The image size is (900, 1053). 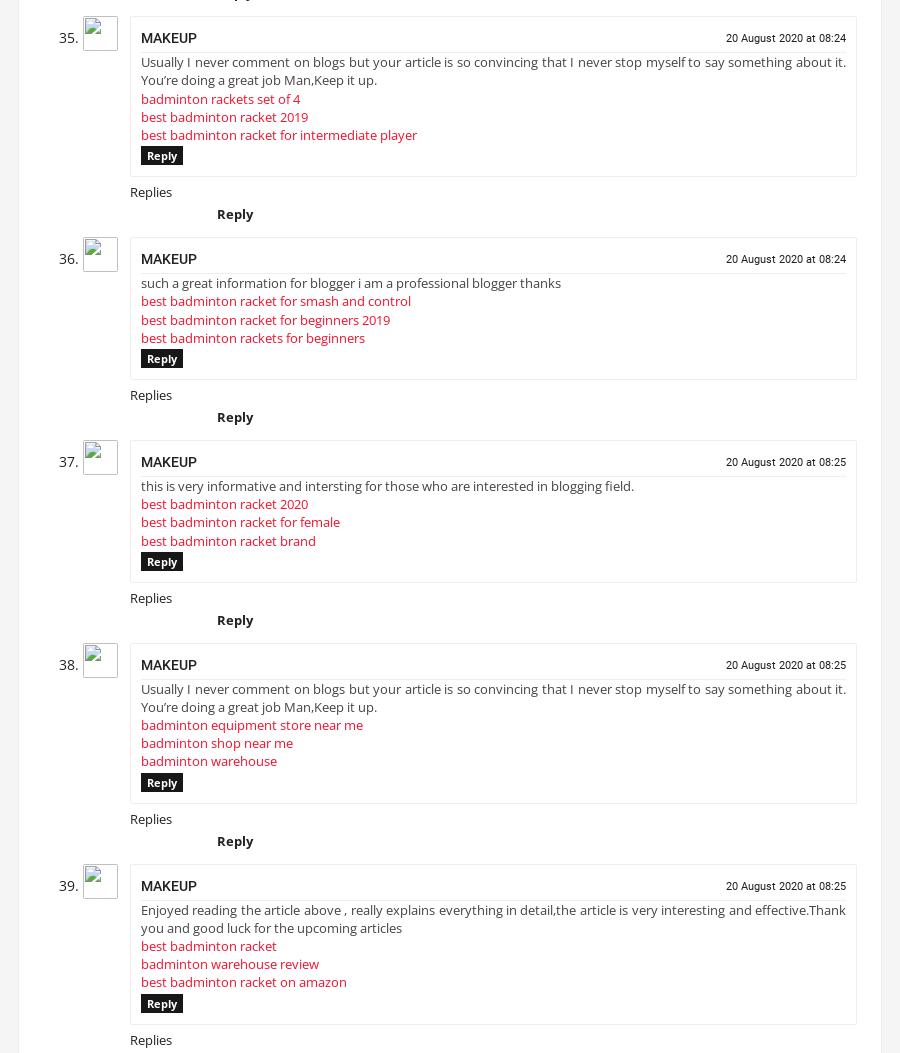 What do you see at coordinates (216, 749) in the screenshot?
I see `'badminton shop near me'` at bounding box center [216, 749].